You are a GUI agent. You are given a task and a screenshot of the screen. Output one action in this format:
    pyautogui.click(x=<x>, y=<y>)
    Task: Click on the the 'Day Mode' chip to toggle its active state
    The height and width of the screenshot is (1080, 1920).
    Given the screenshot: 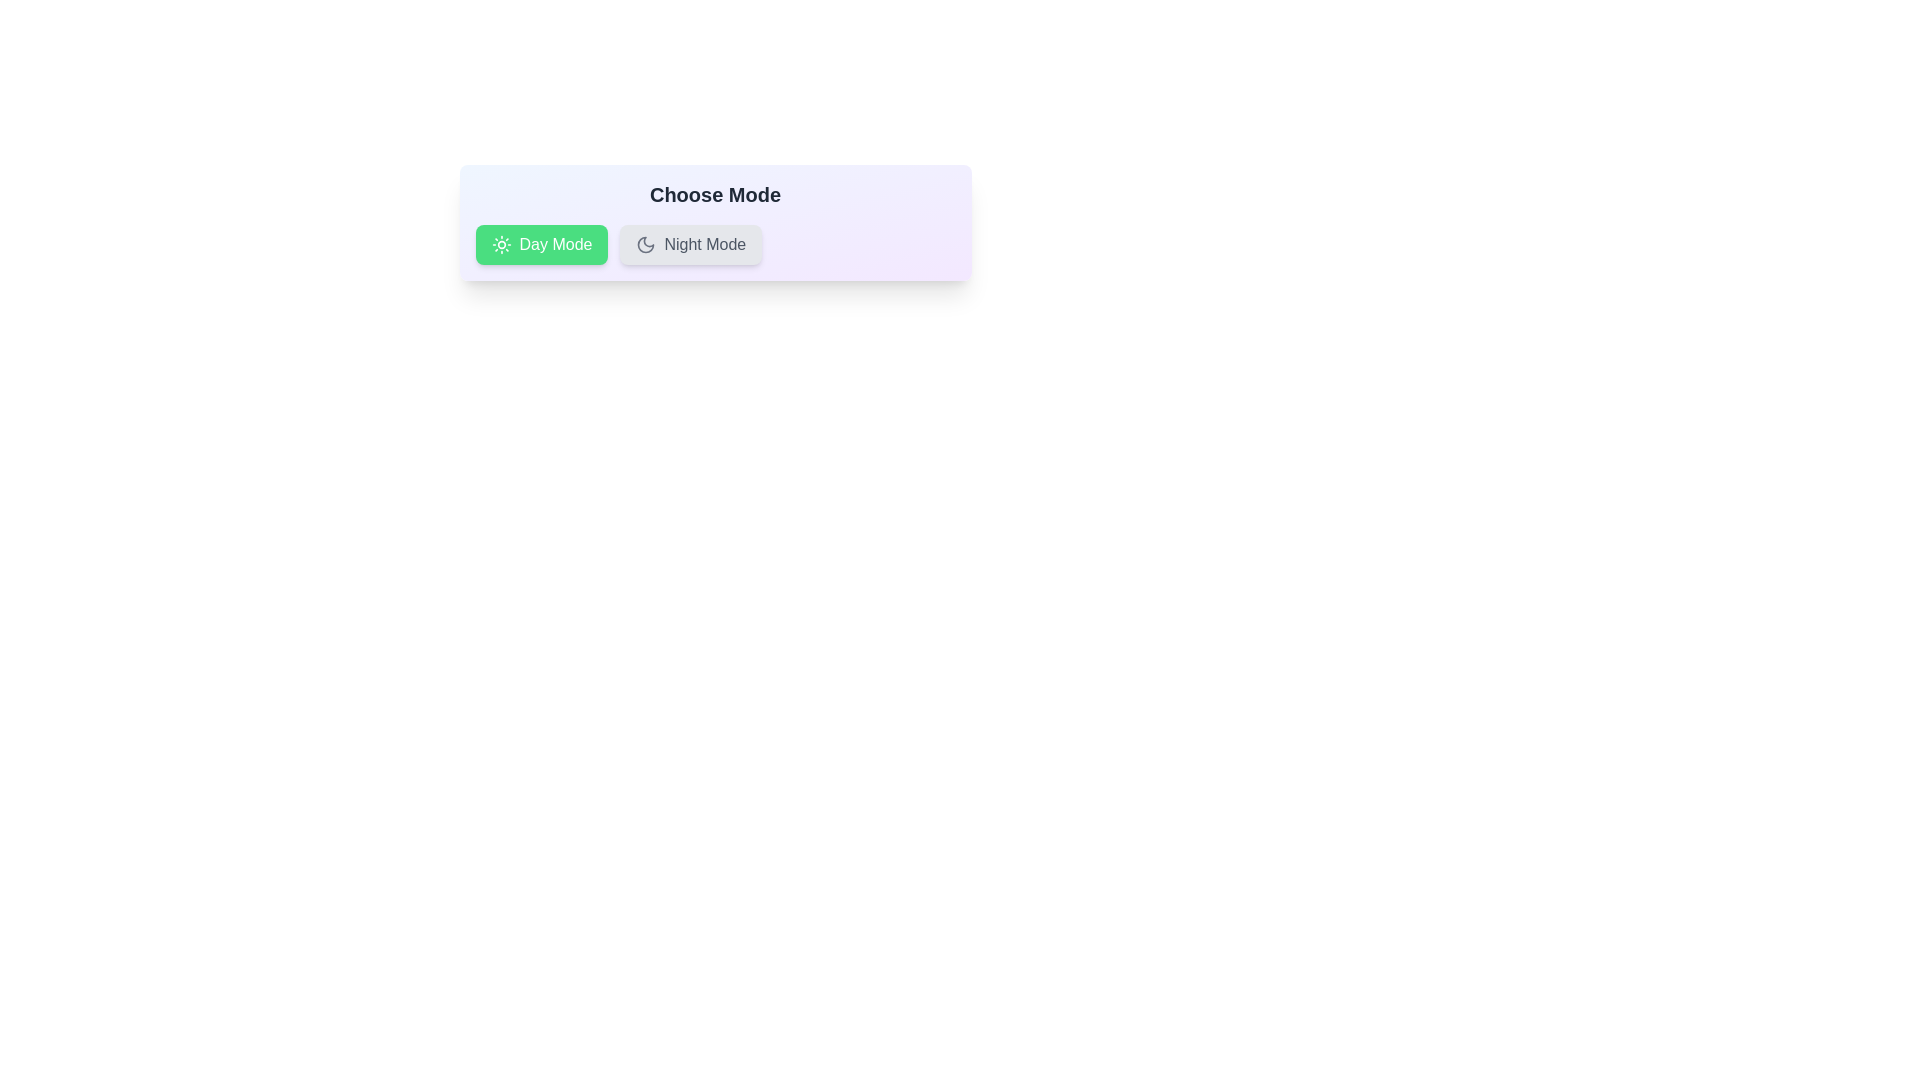 What is the action you would take?
    pyautogui.click(x=542, y=244)
    